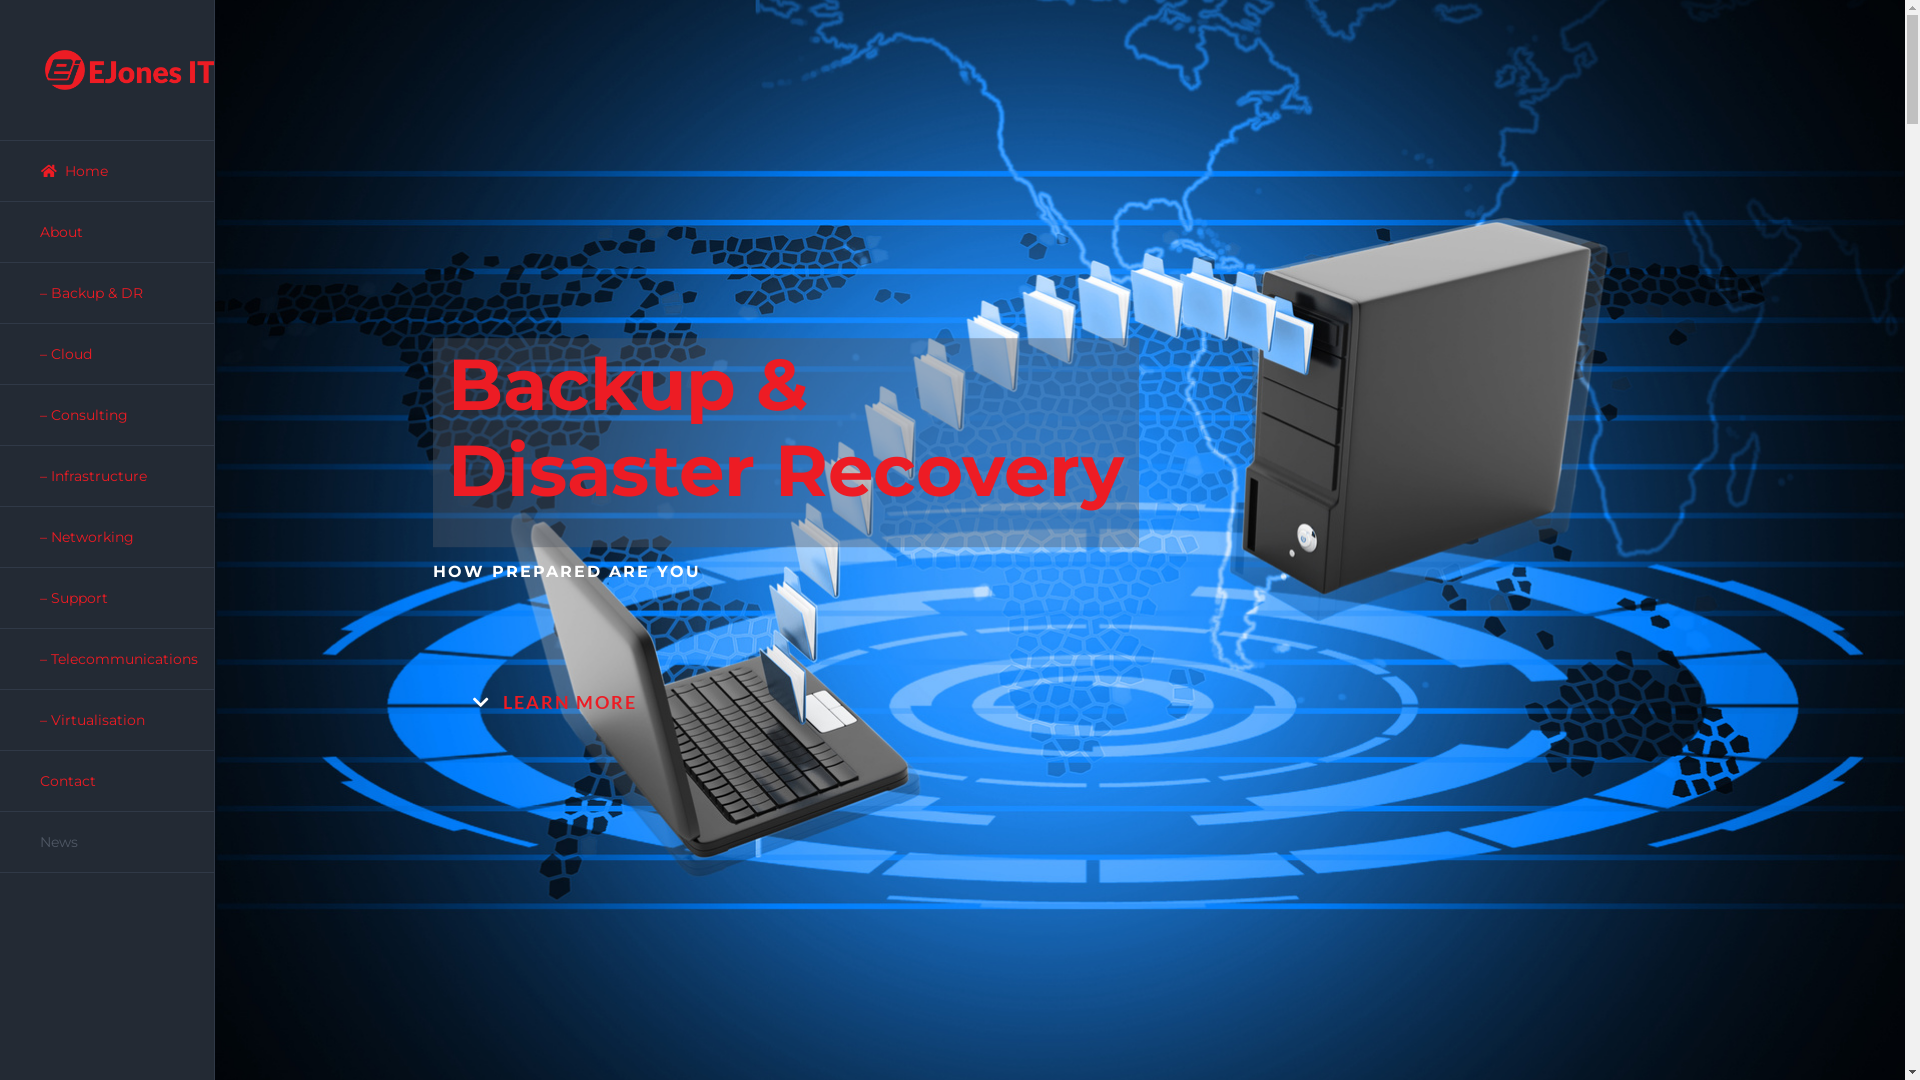 This screenshot has width=1920, height=1080. What do you see at coordinates (106, 169) in the screenshot?
I see `'Home'` at bounding box center [106, 169].